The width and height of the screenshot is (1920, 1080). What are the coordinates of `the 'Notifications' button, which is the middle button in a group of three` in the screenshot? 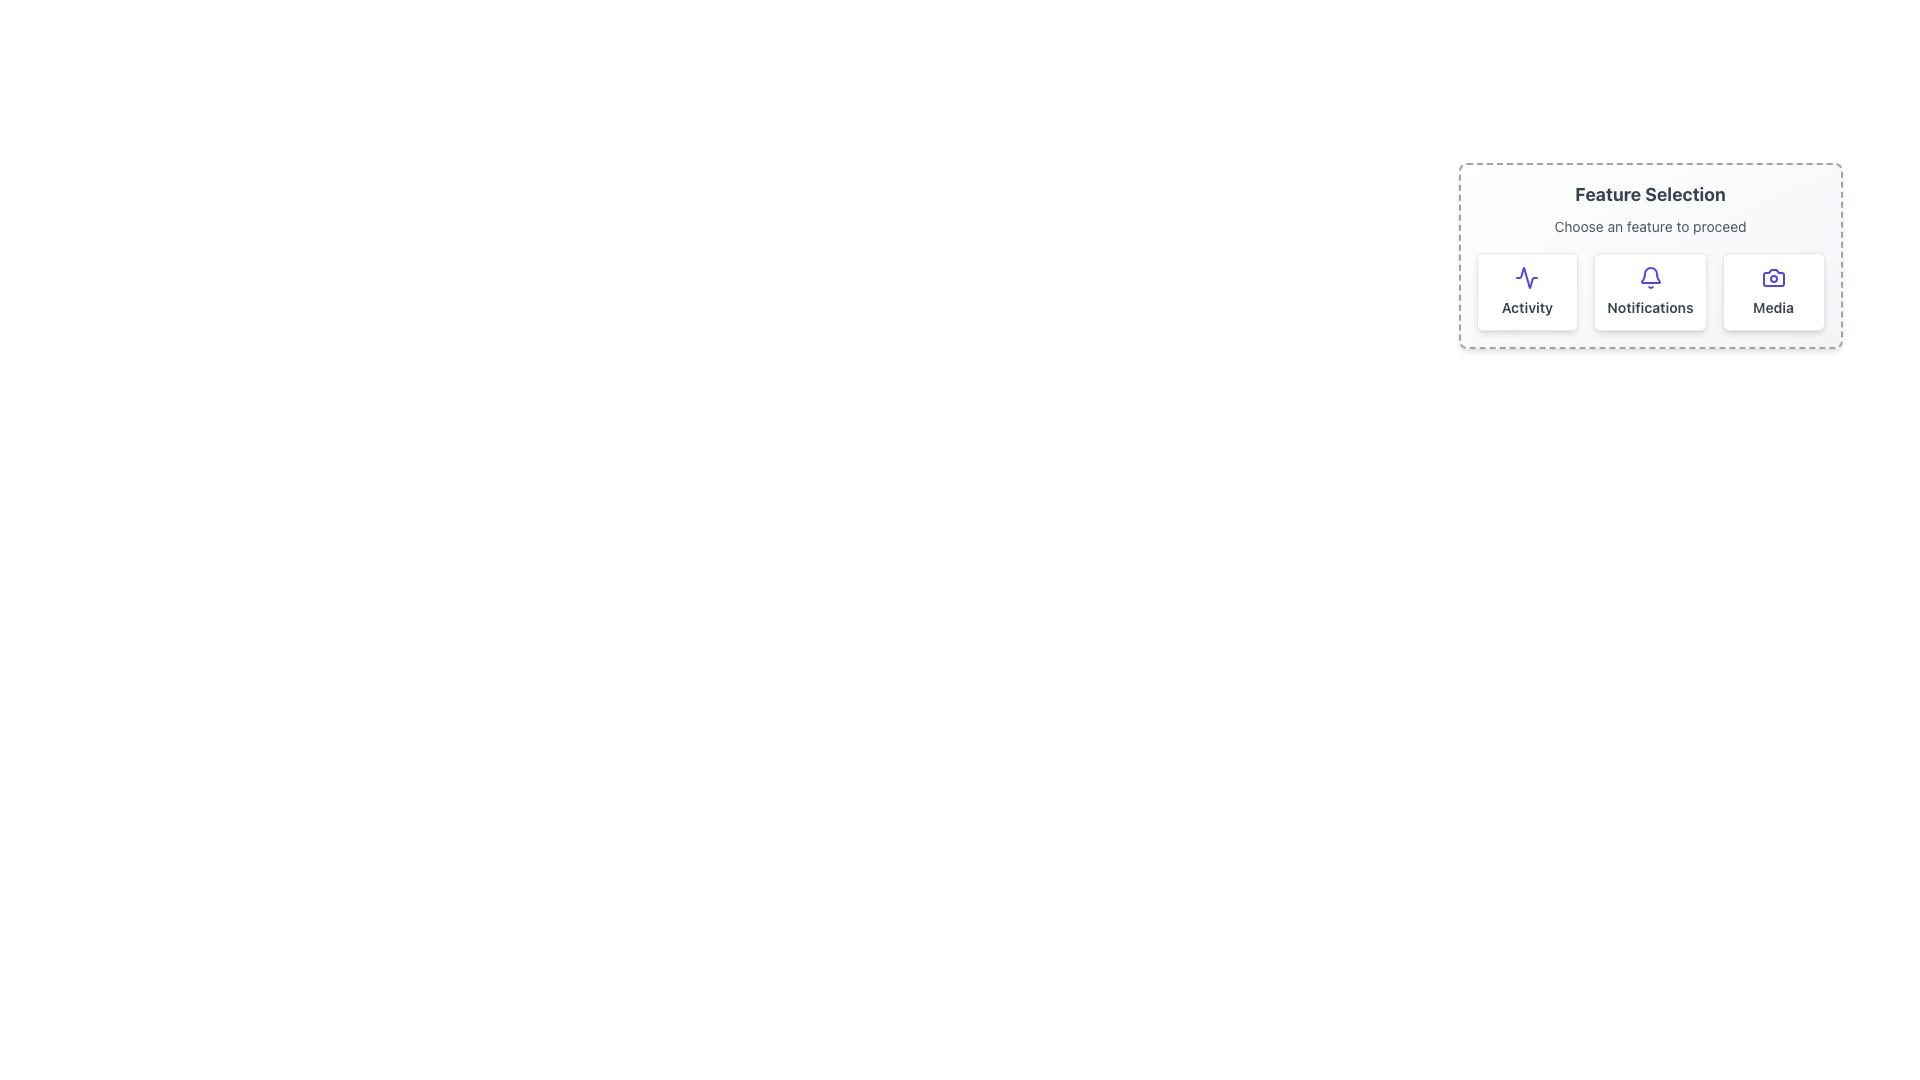 It's located at (1650, 254).